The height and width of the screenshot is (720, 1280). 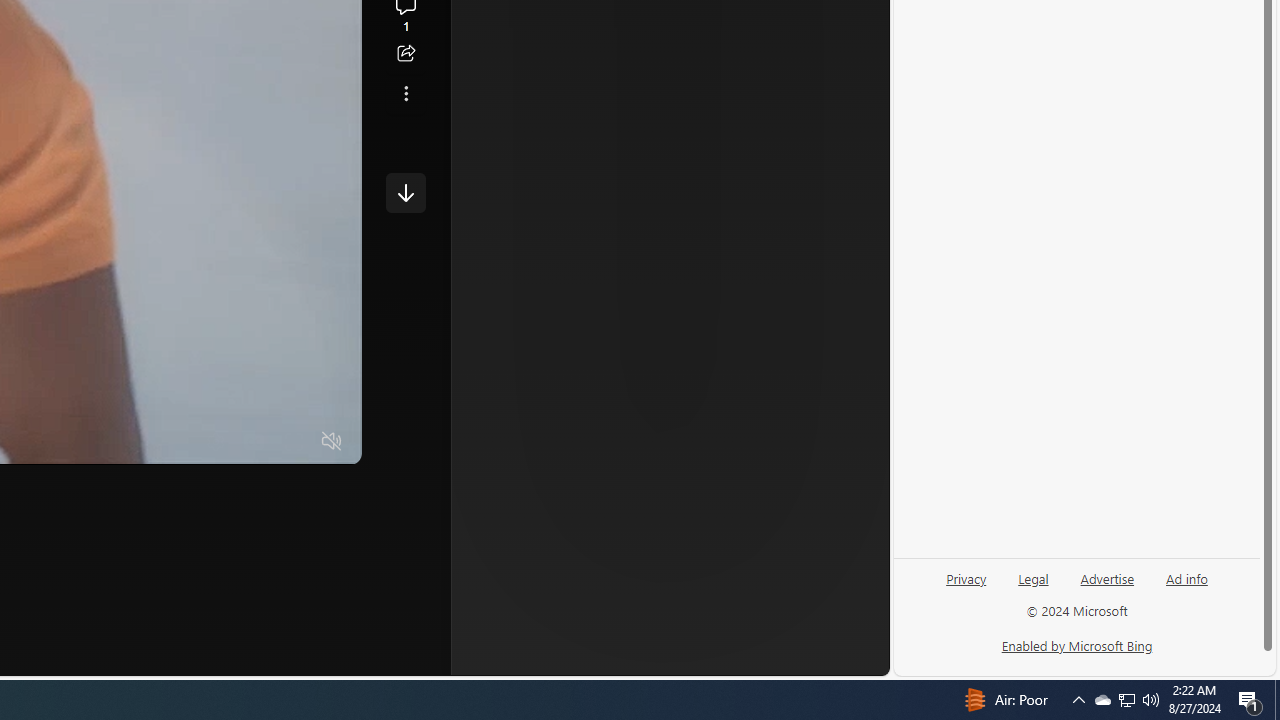 What do you see at coordinates (405, 93) in the screenshot?
I see `'See more'` at bounding box center [405, 93].